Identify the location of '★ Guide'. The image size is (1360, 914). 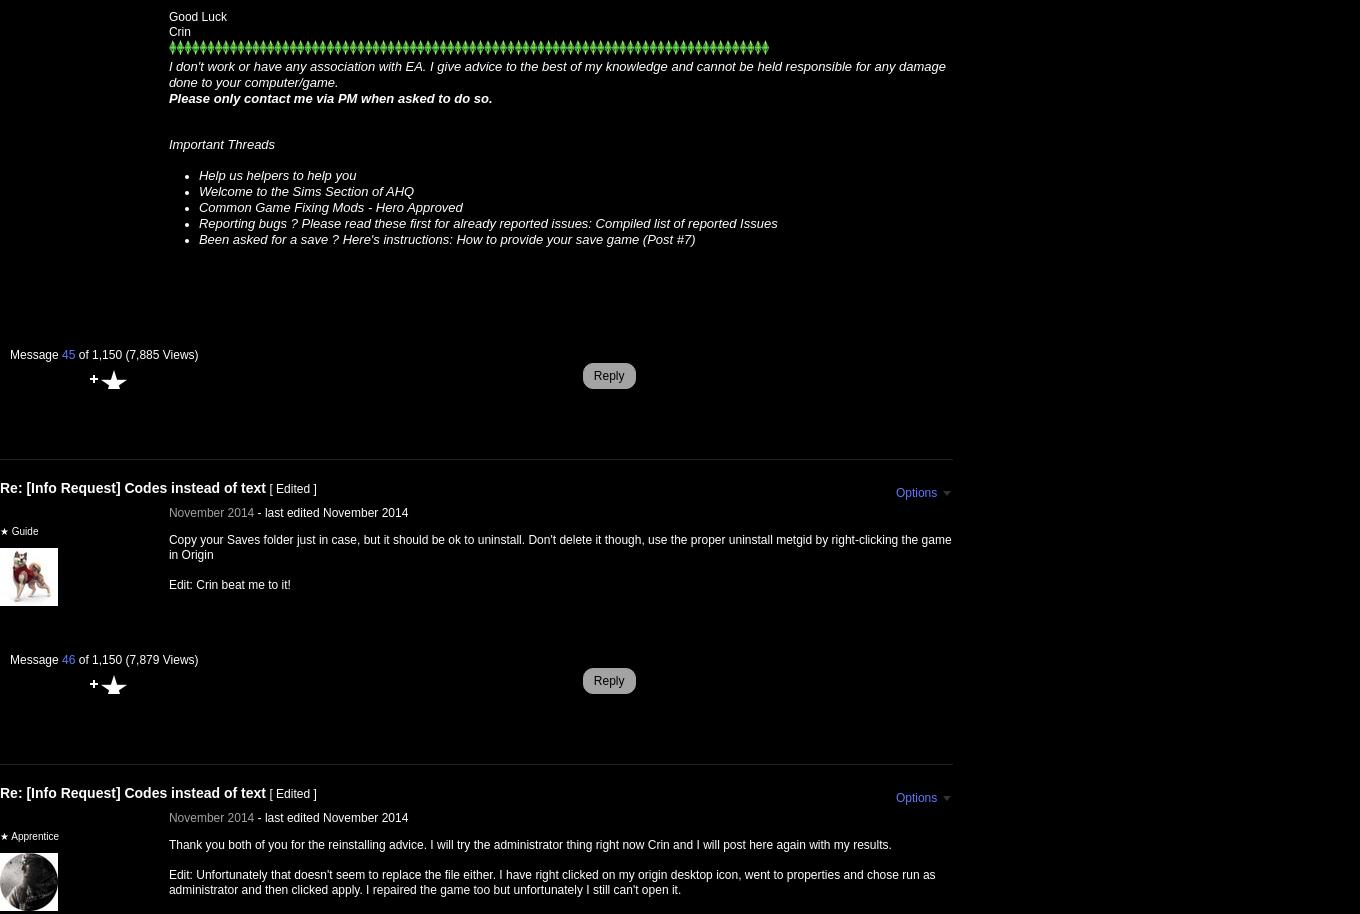
(19, 530).